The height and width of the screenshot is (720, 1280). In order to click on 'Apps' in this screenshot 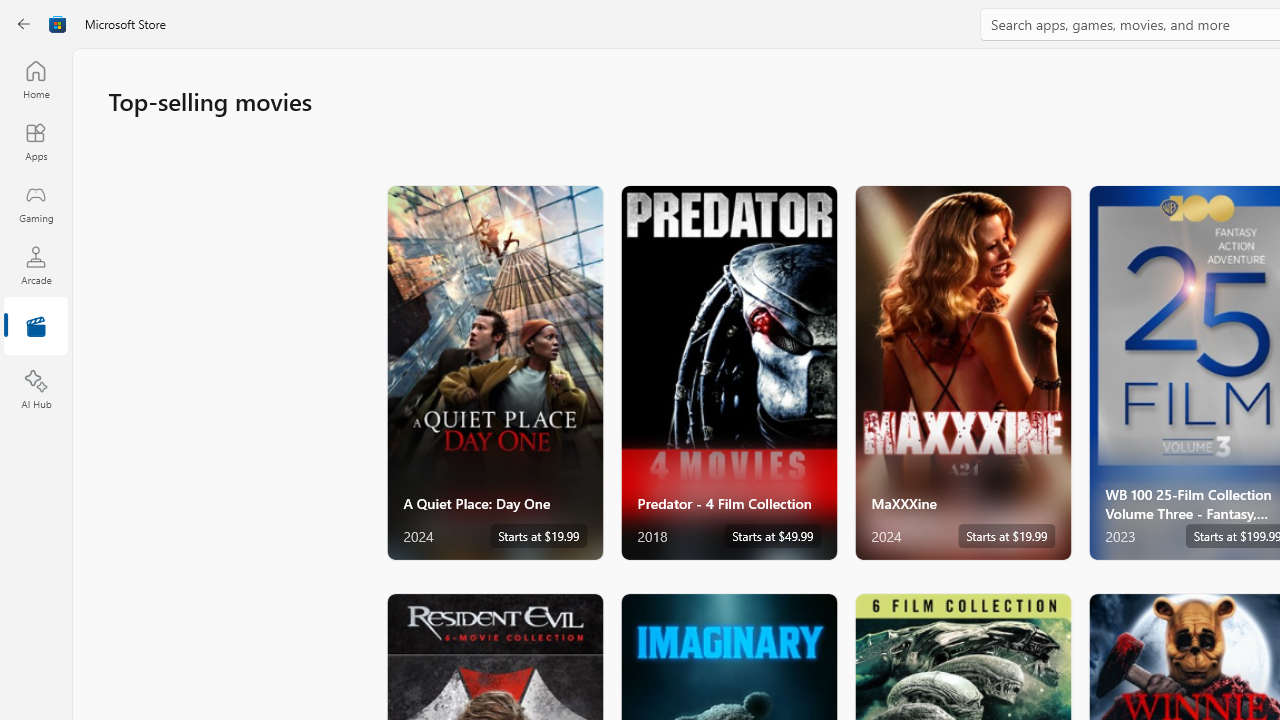, I will do `click(35, 140)`.